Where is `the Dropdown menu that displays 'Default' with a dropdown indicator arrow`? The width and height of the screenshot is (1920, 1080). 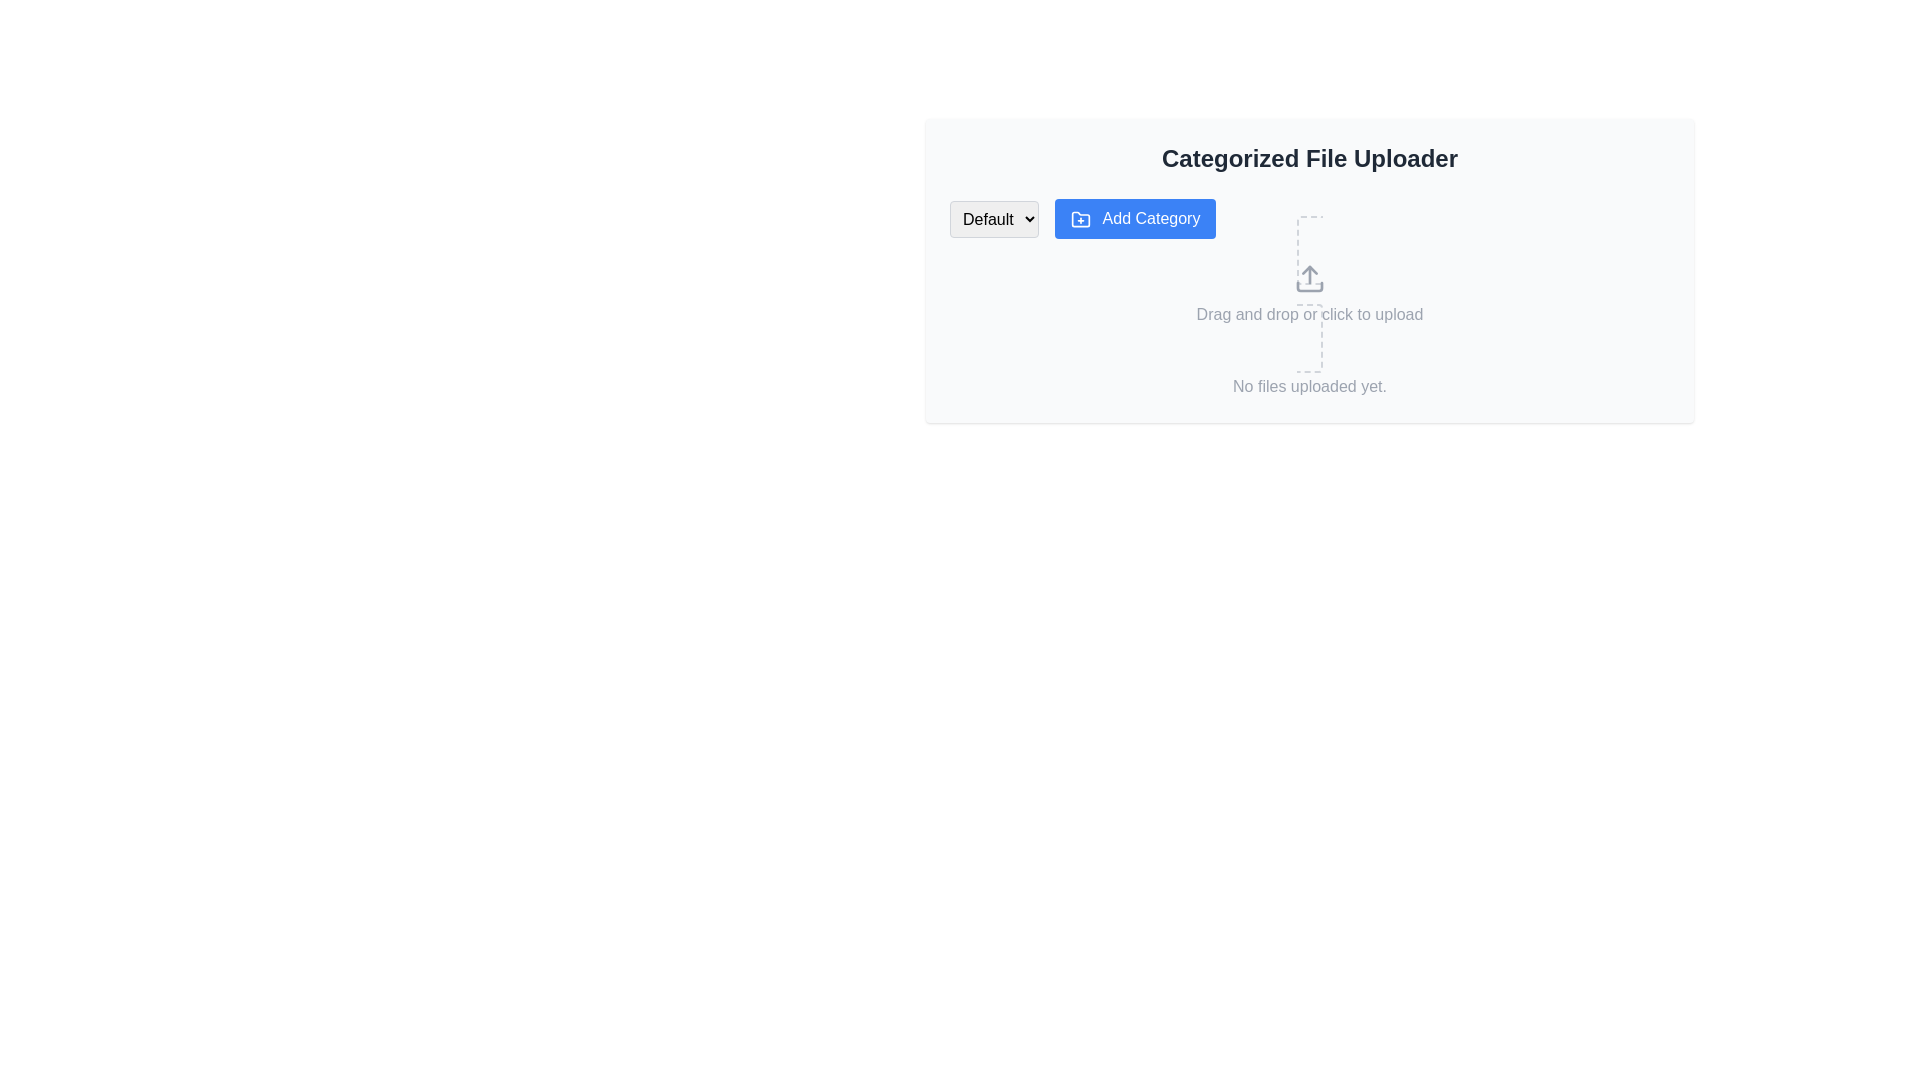 the Dropdown menu that displays 'Default' with a dropdown indicator arrow is located at coordinates (994, 219).